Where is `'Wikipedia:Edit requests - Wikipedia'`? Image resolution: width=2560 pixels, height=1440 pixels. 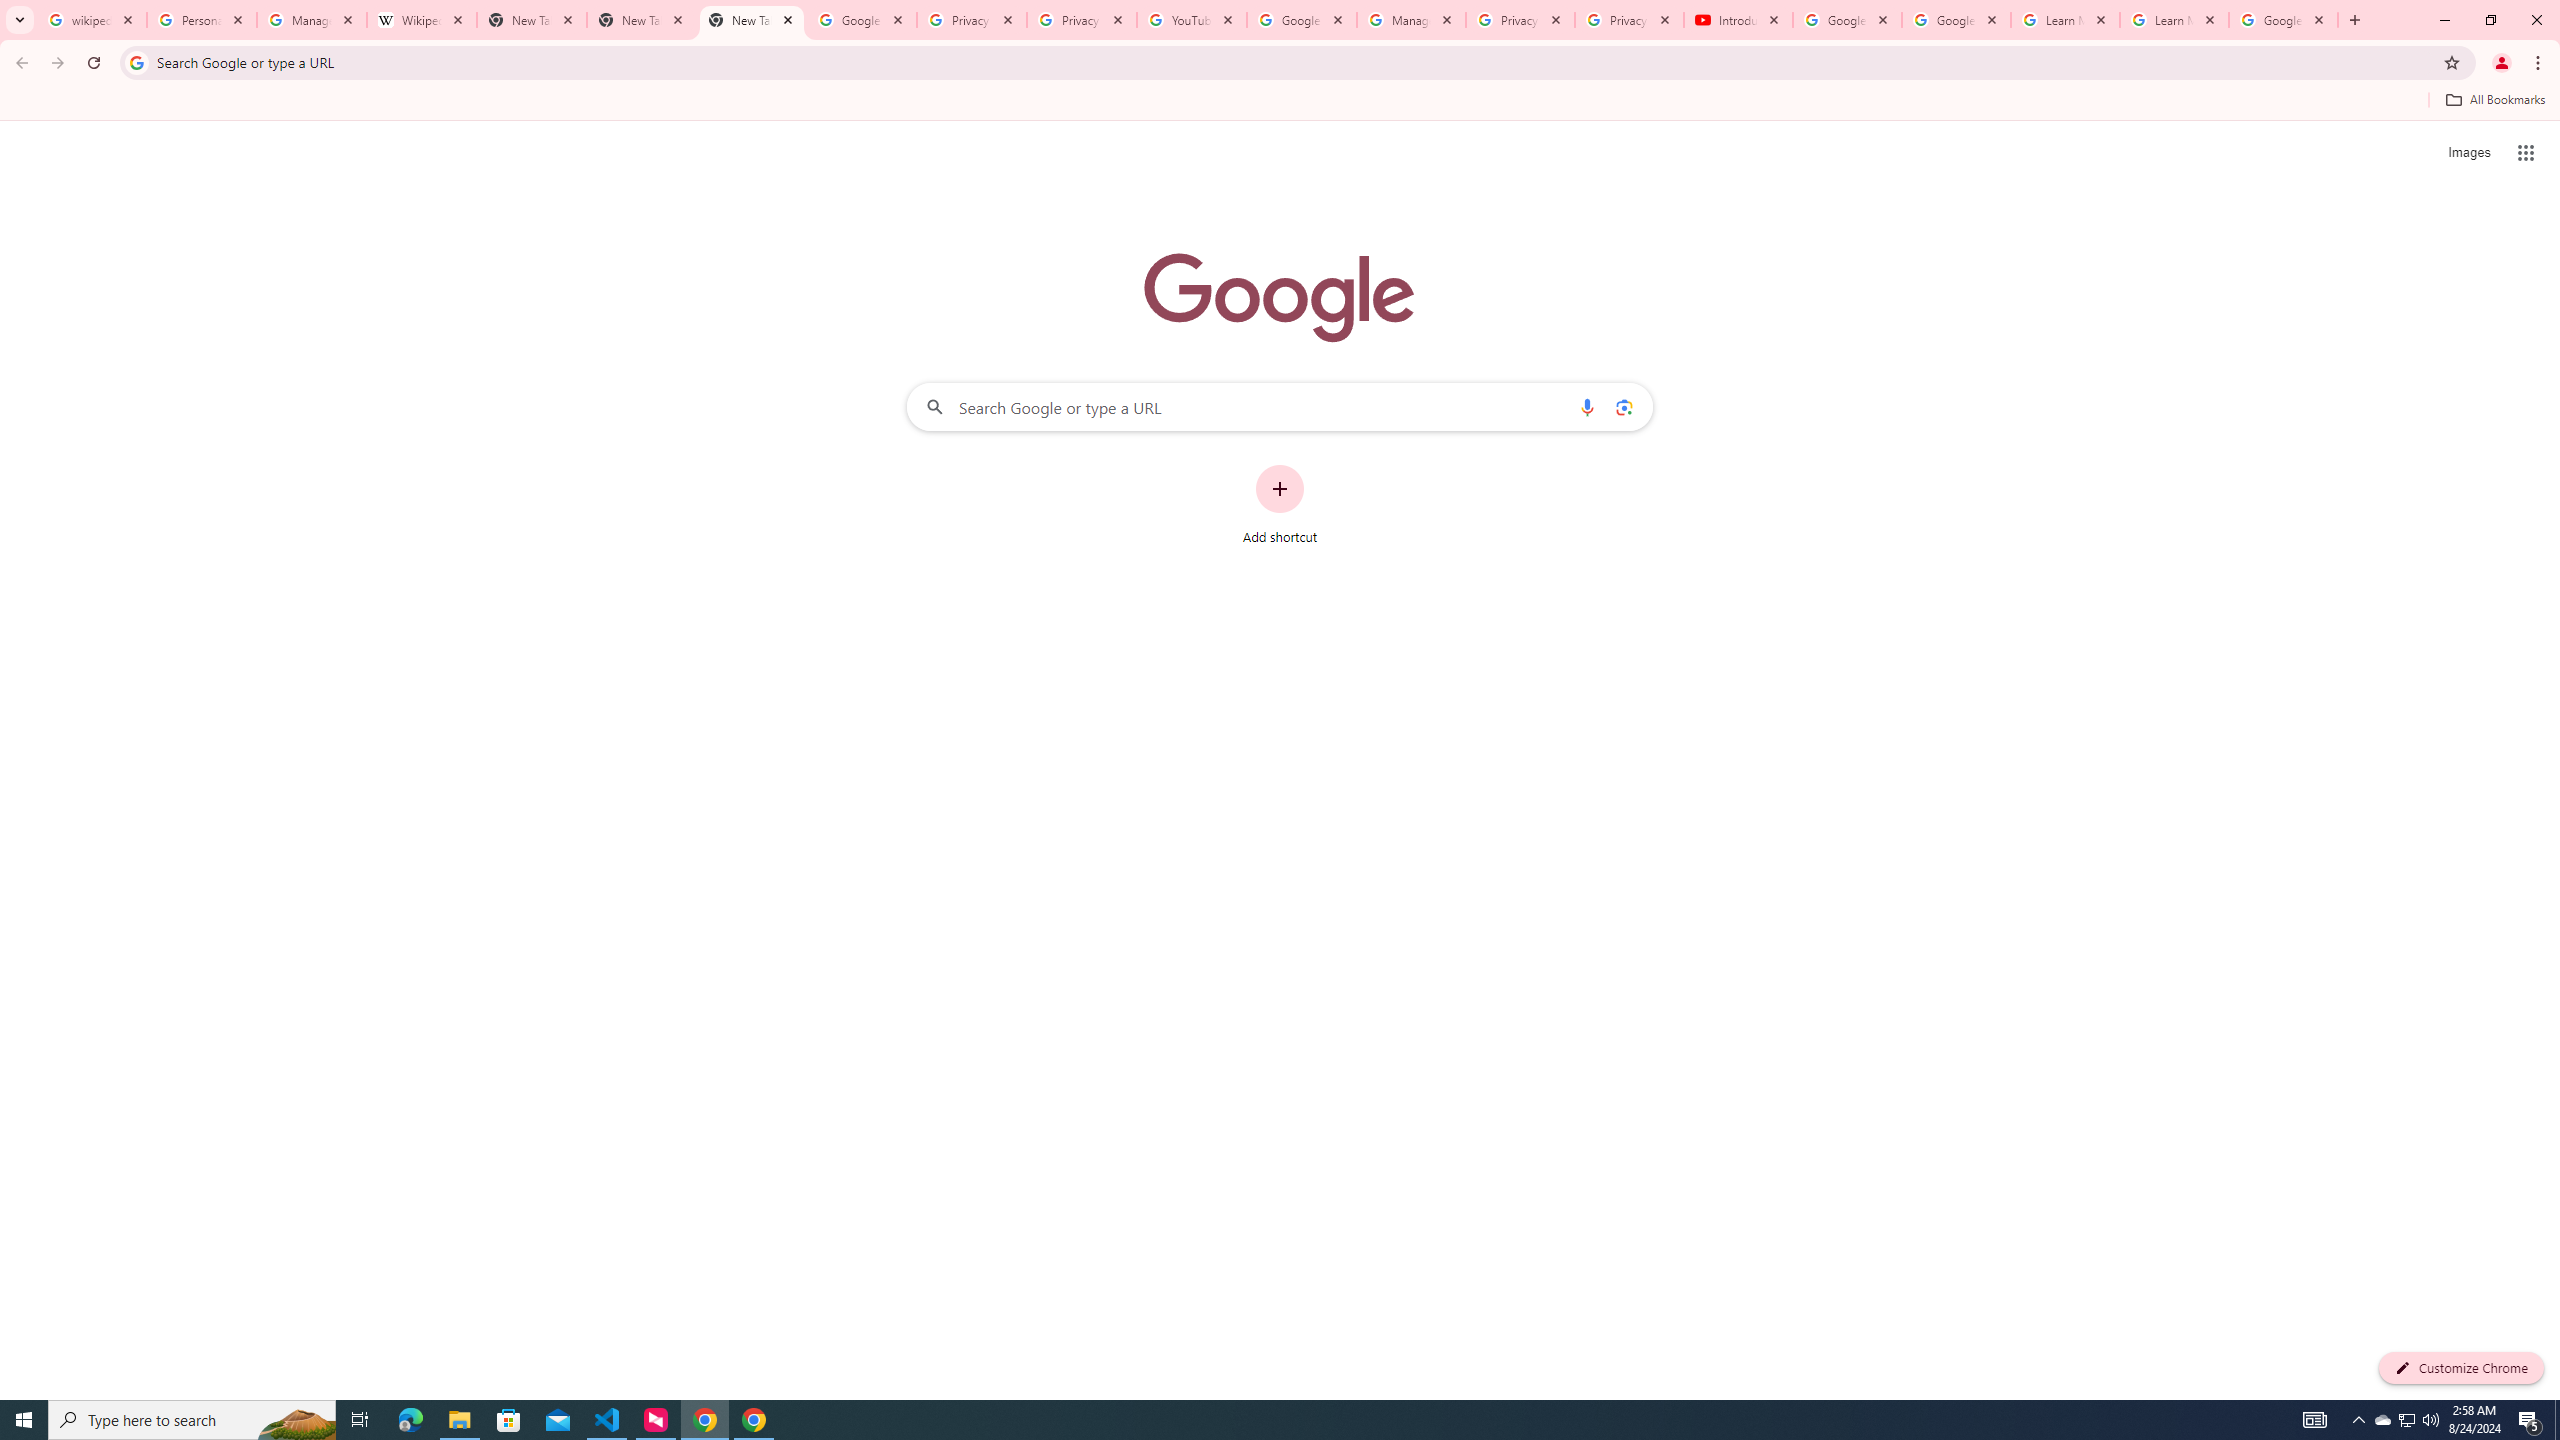 'Wikipedia:Edit requests - Wikipedia' is located at coordinates (421, 19).